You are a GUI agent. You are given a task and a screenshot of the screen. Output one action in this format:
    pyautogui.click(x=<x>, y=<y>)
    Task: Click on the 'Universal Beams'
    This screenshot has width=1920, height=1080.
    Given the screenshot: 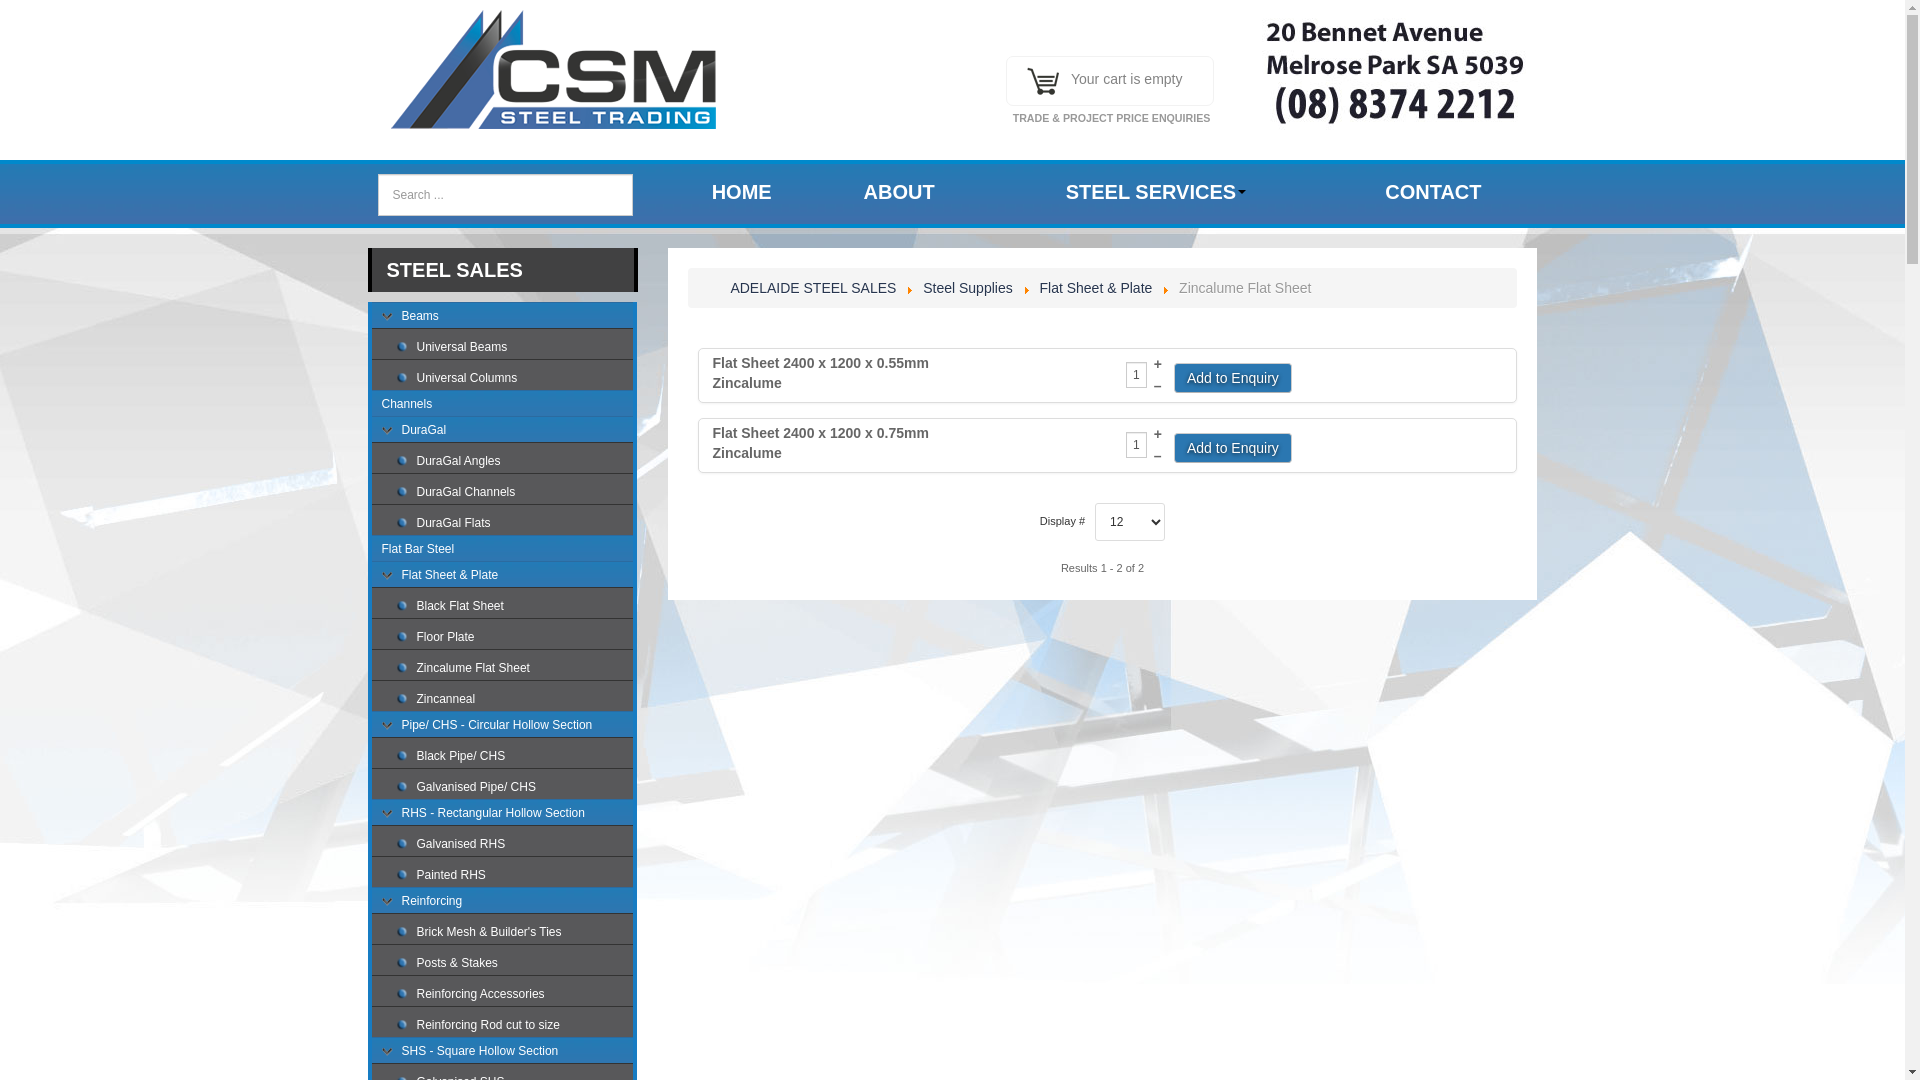 What is the action you would take?
    pyautogui.click(x=415, y=347)
    